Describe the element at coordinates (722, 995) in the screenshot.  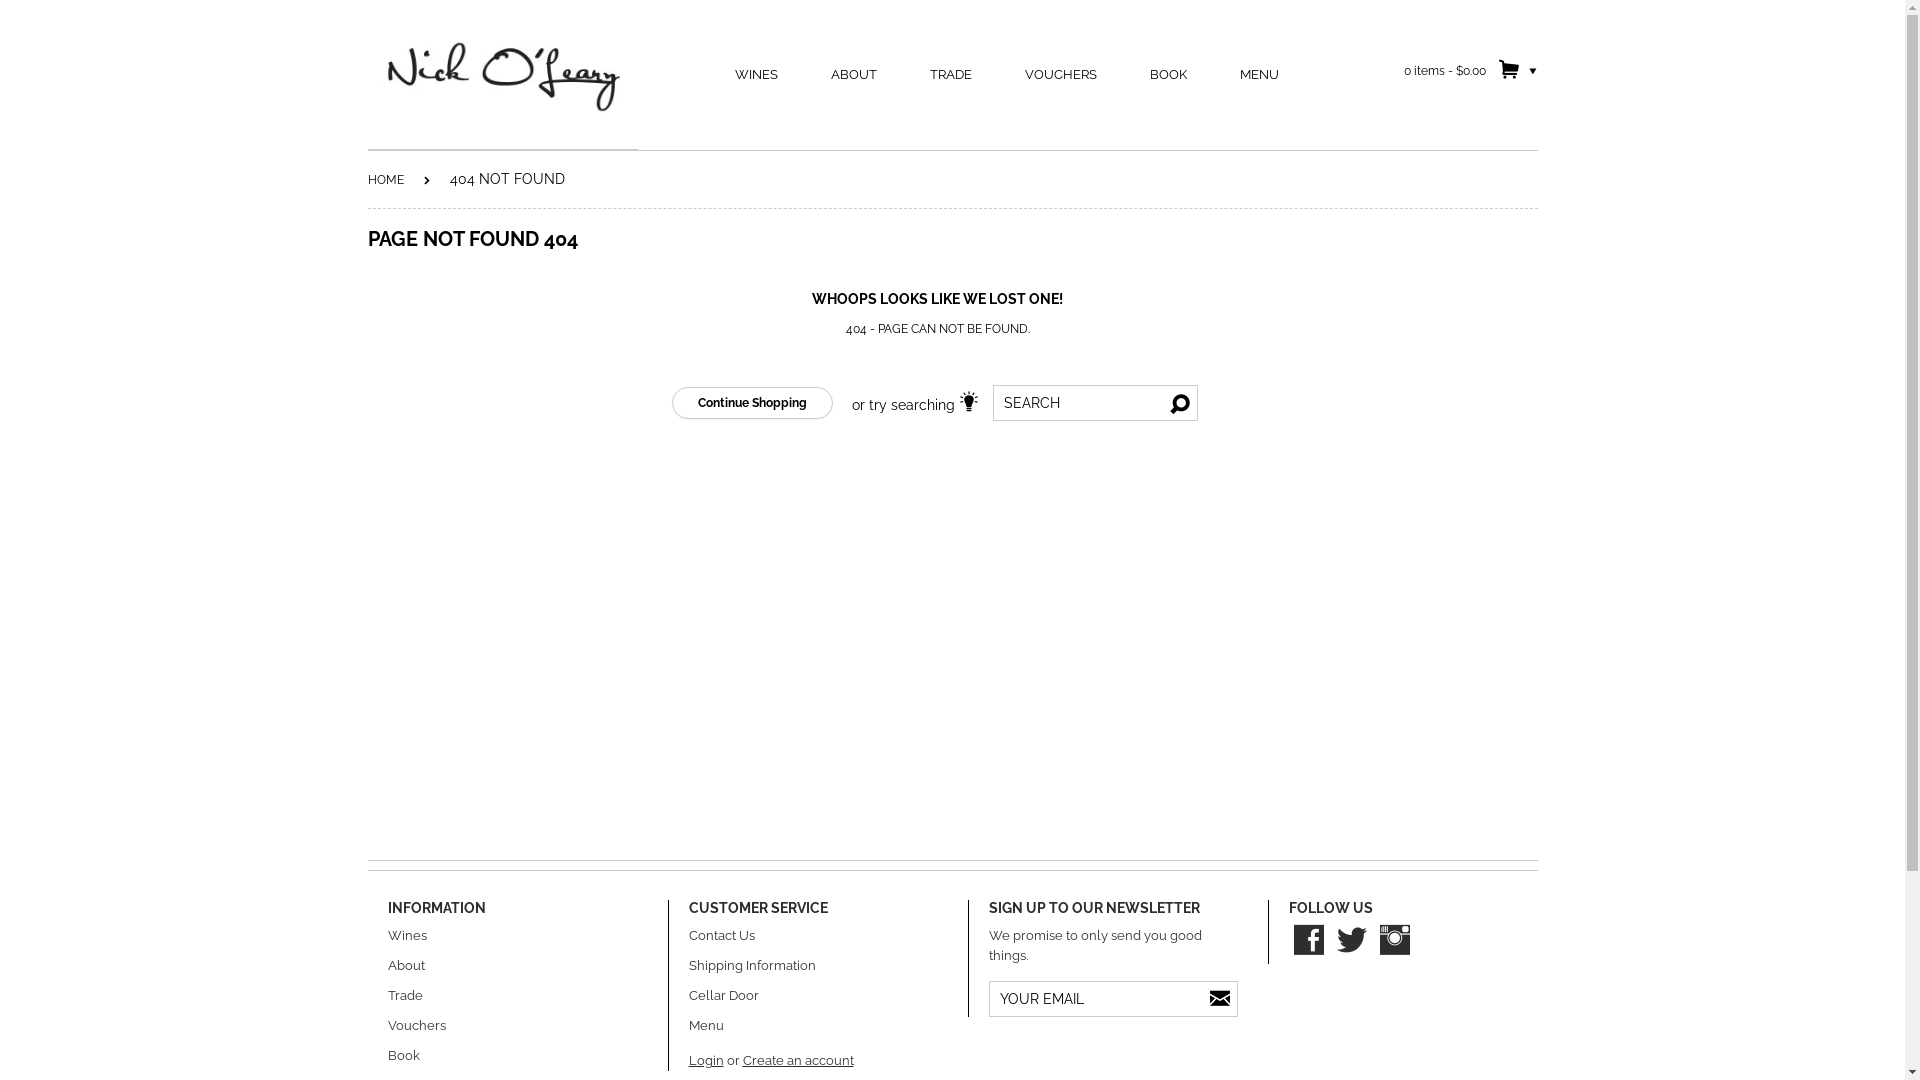
I see `'Cellar Door'` at that location.